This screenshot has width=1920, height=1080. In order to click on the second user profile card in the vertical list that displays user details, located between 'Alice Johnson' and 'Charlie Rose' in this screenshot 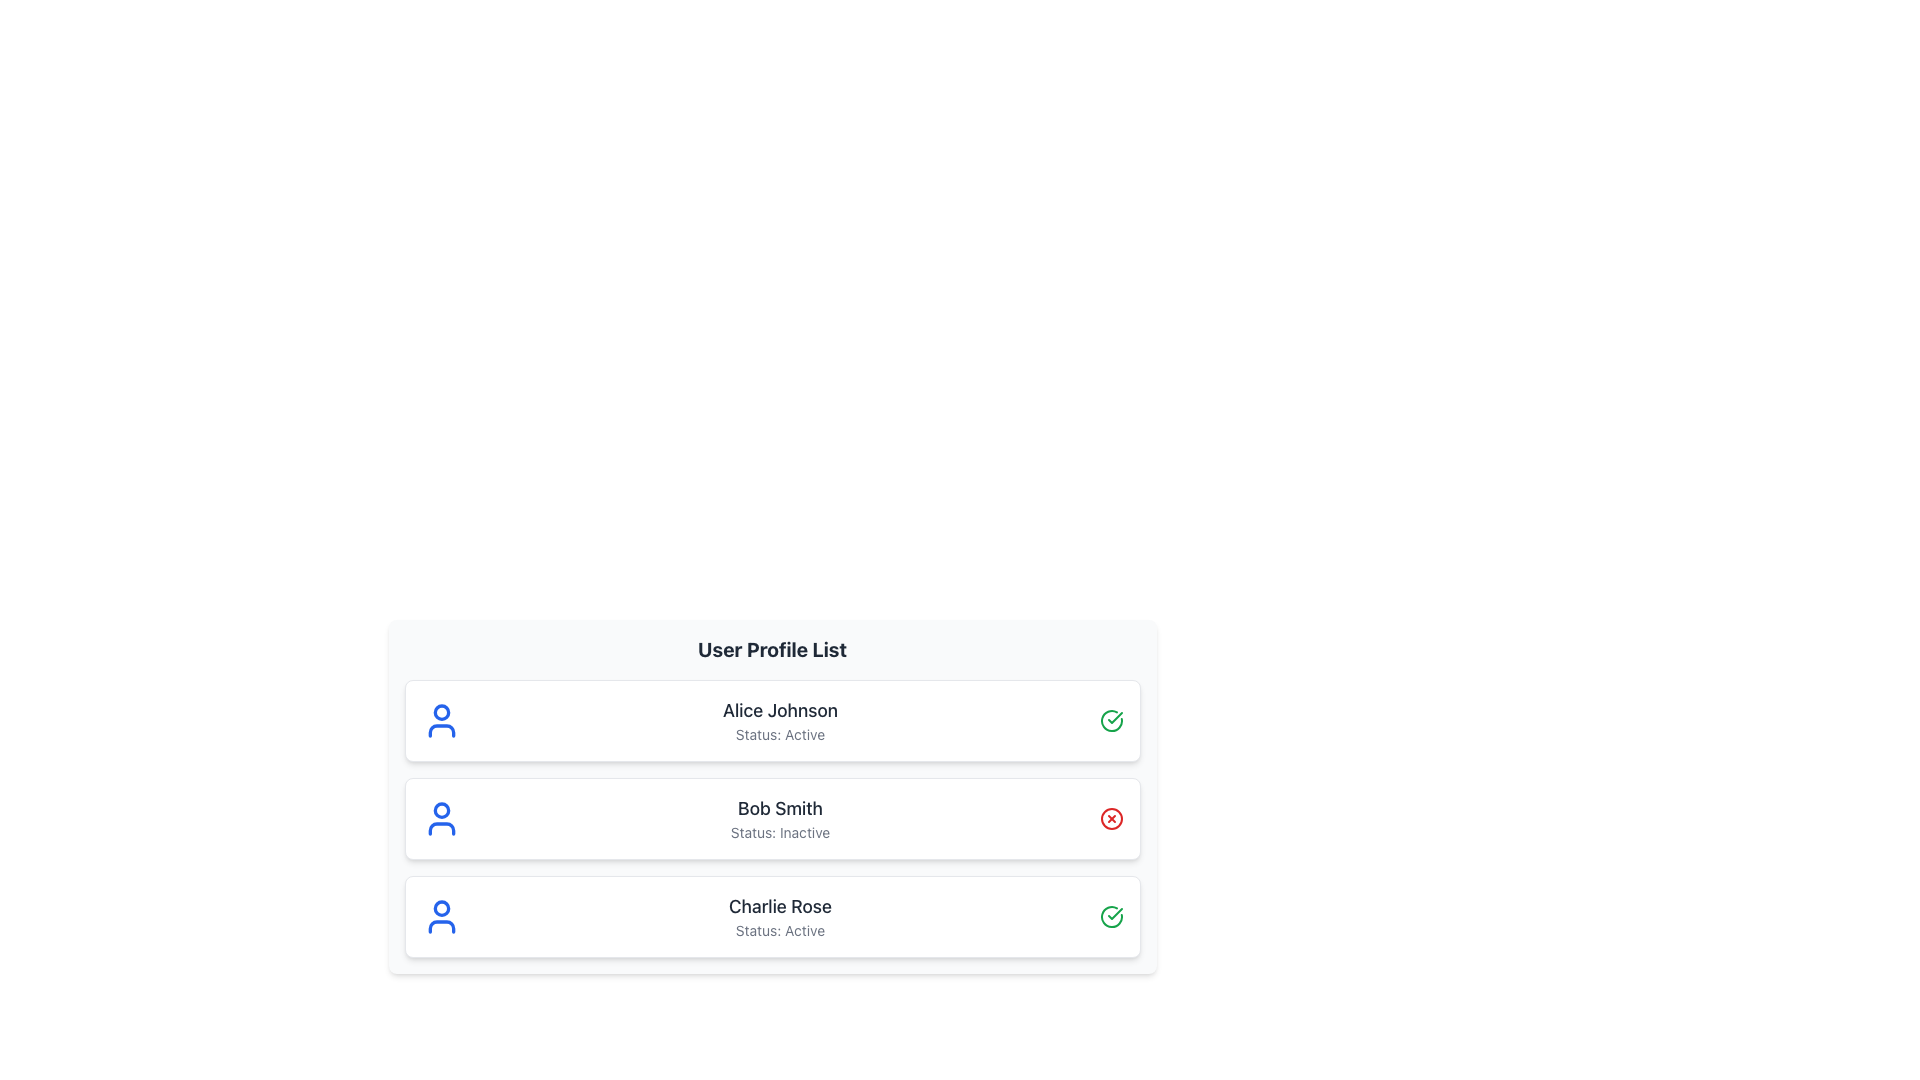, I will do `click(771, 818)`.